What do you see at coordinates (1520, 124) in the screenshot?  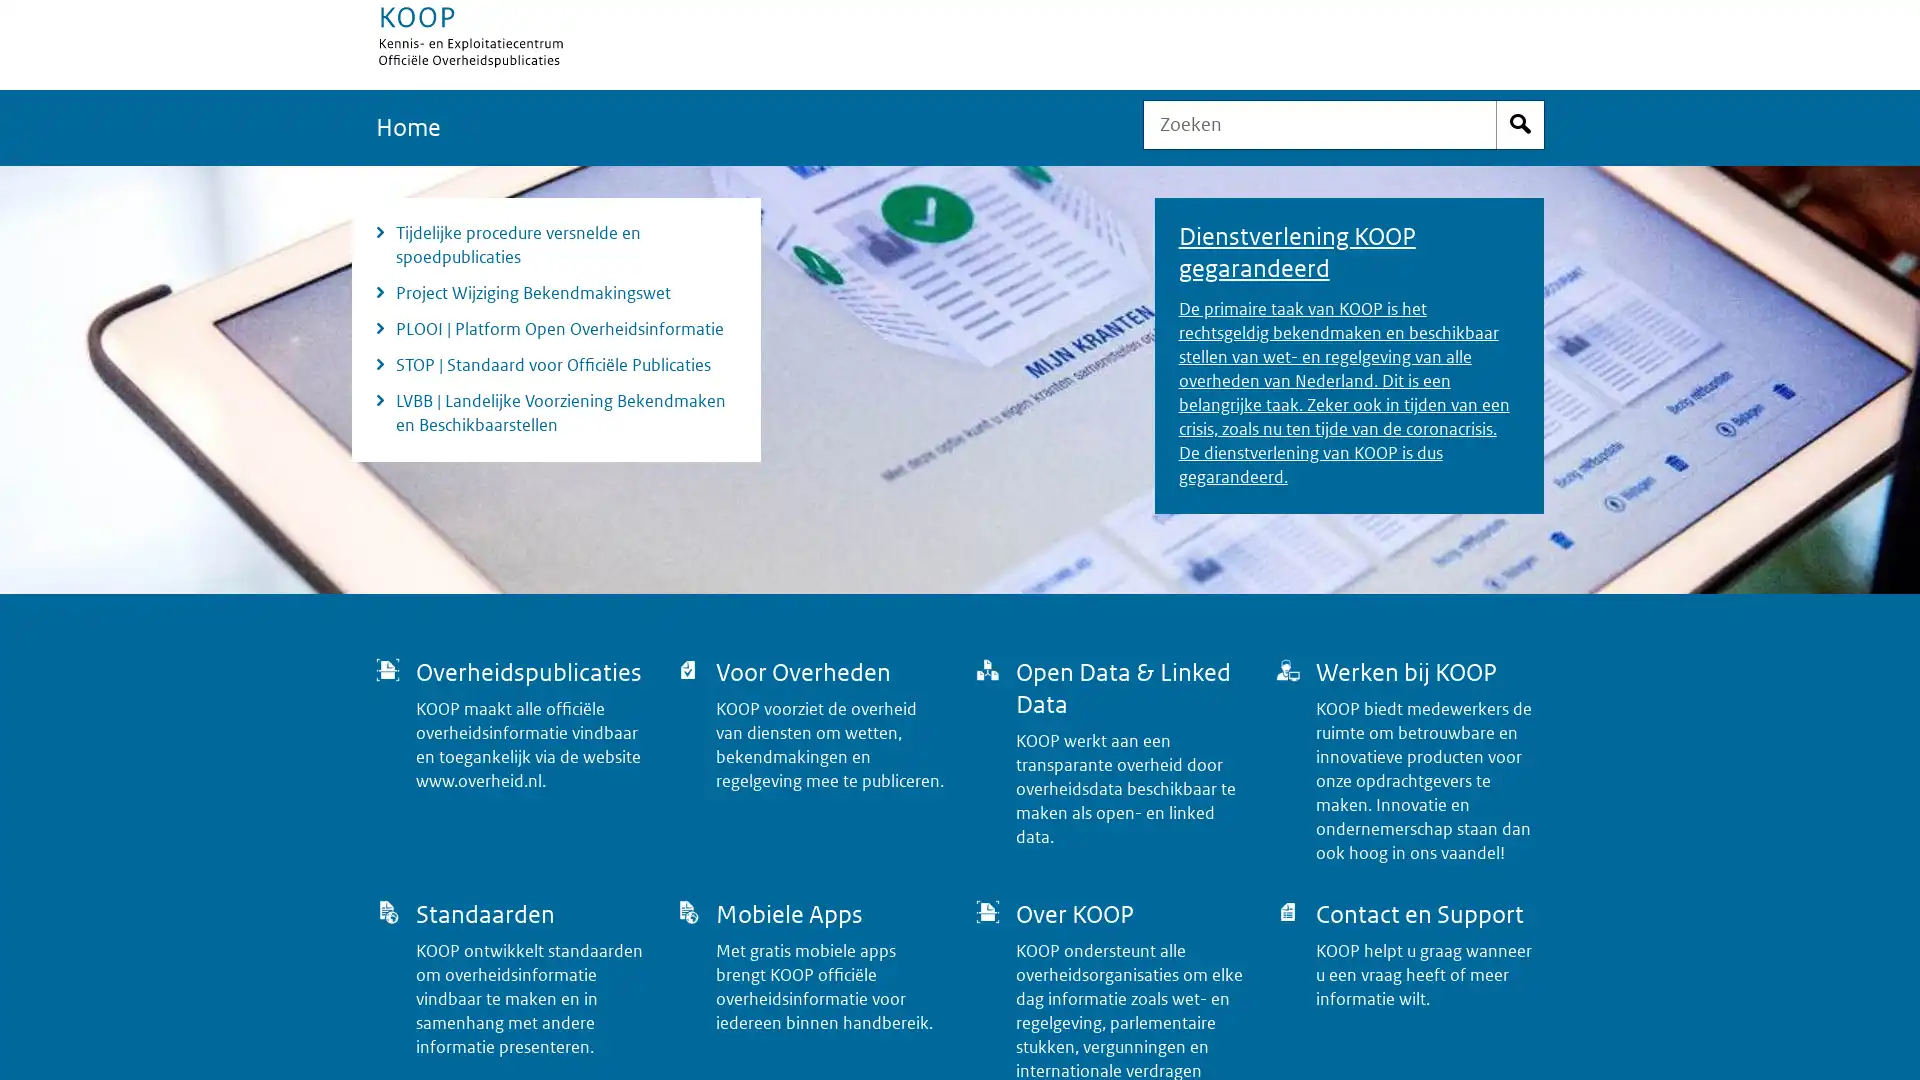 I see `Start zoeken` at bounding box center [1520, 124].